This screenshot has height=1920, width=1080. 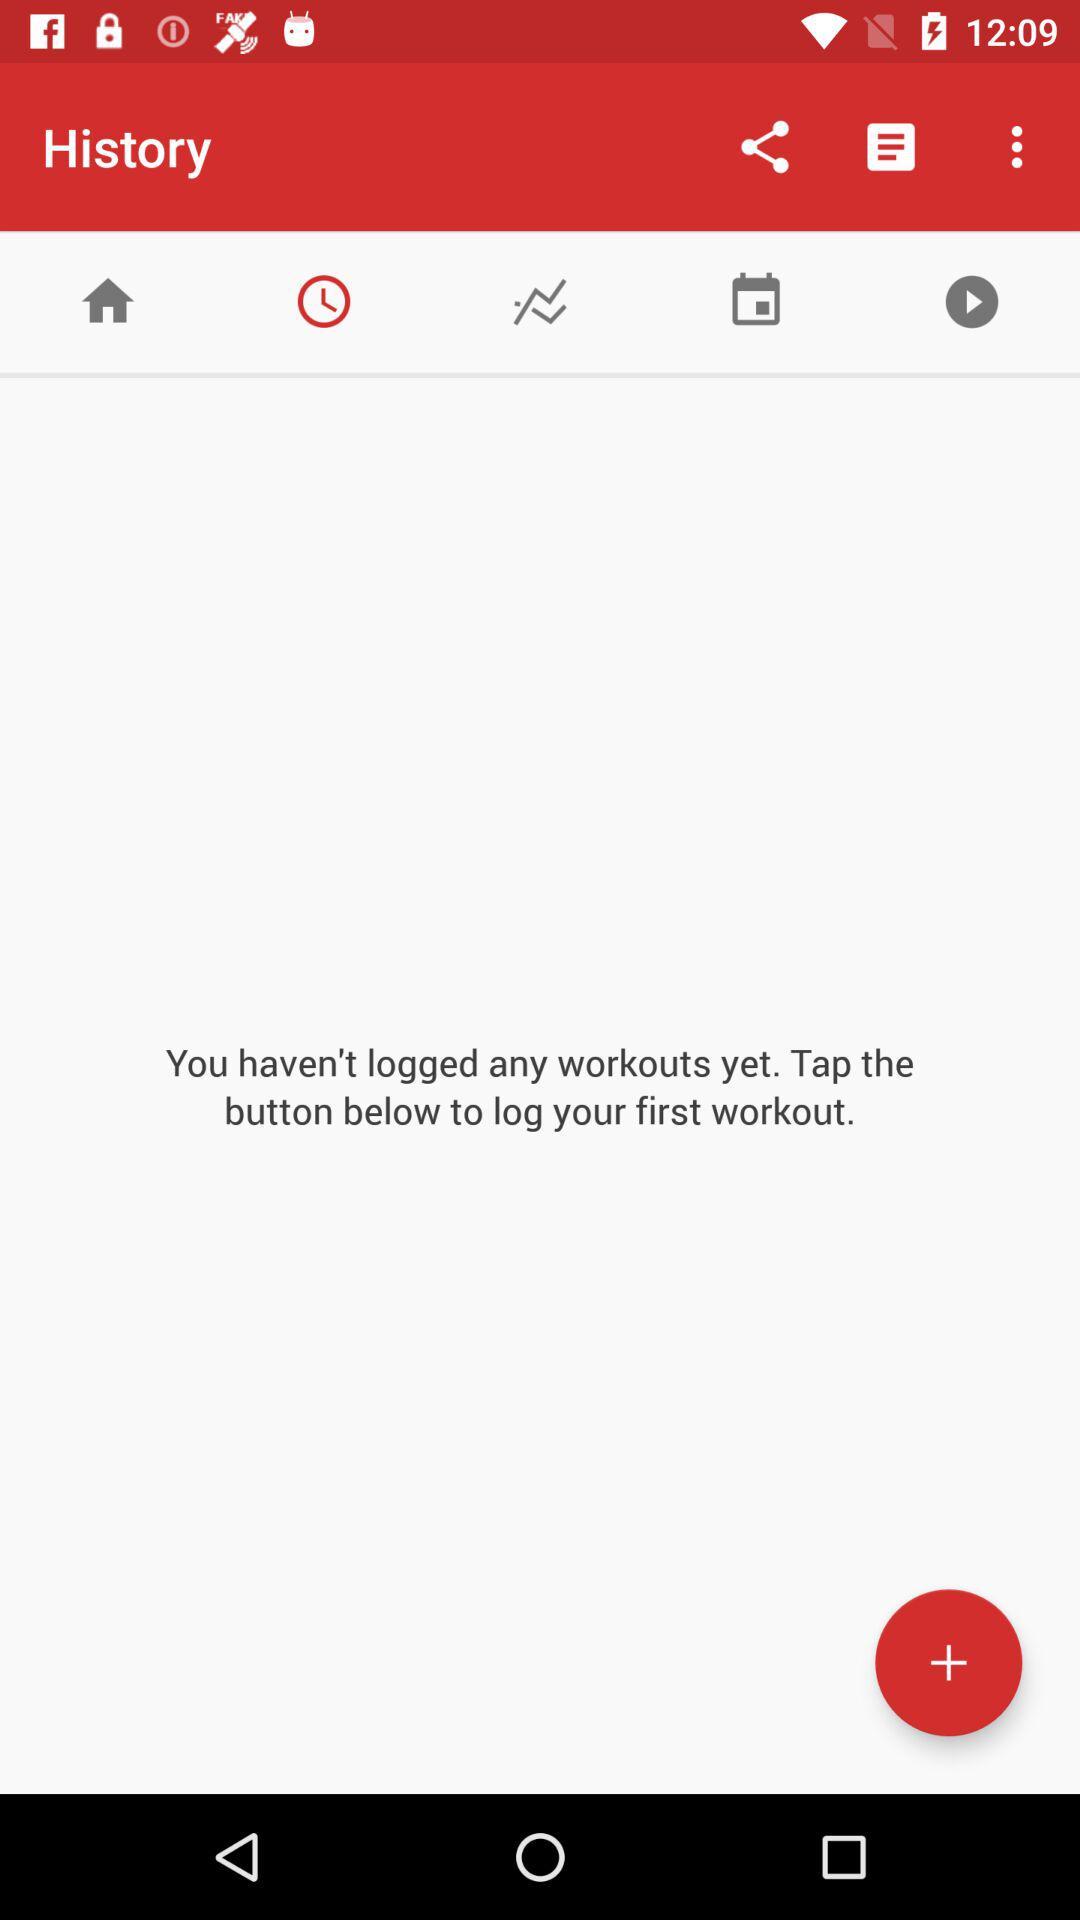 I want to click on workout entry, so click(x=947, y=1662).